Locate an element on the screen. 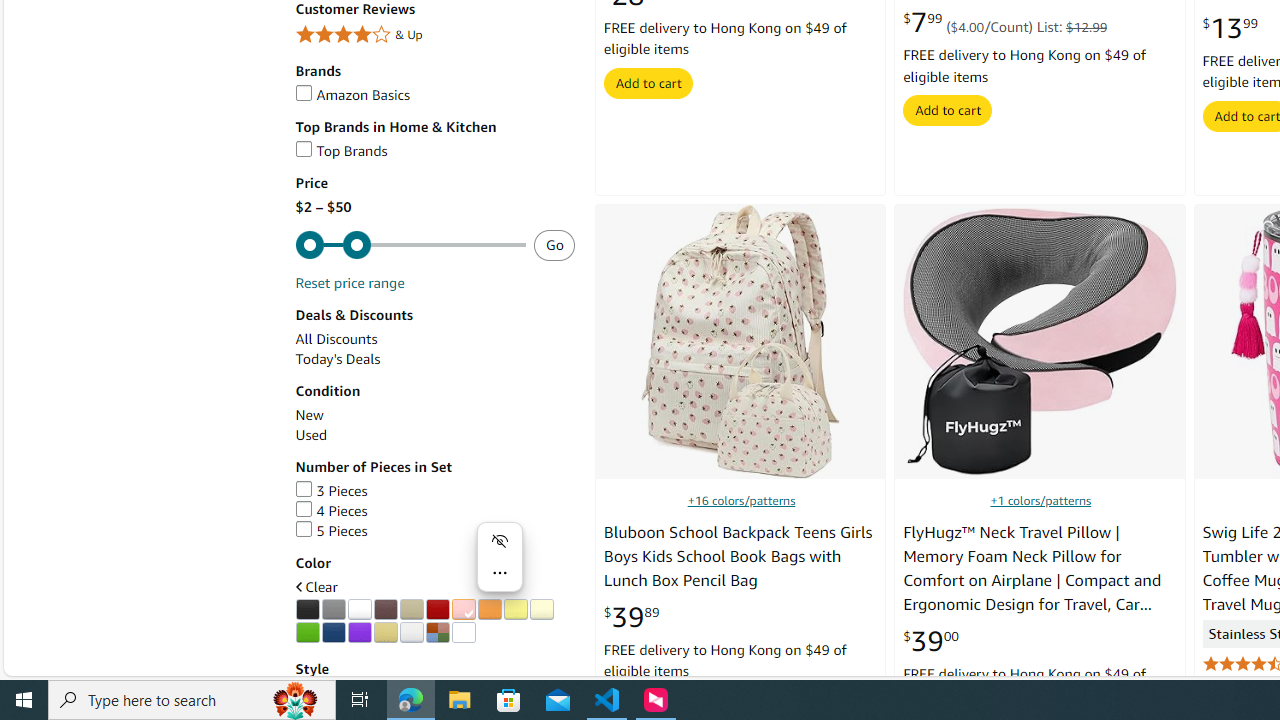 The image size is (1280, 720). 'Pink' is located at coordinates (462, 608).